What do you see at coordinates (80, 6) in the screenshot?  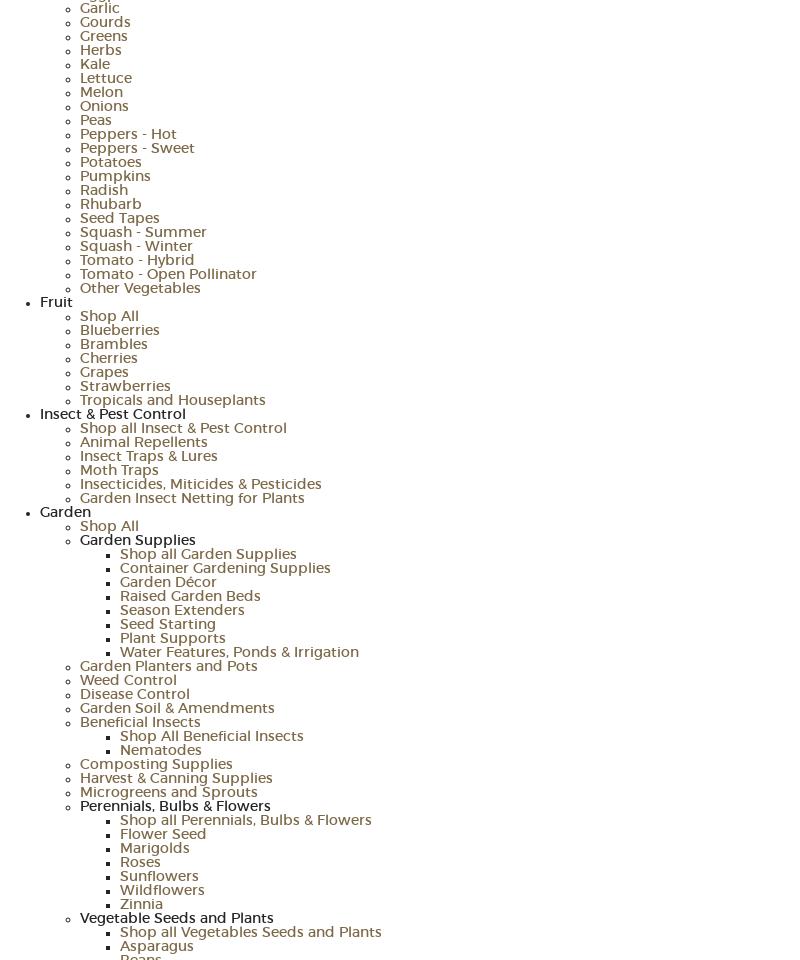 I see `'Garlic'` at bounding box center [80, 6].